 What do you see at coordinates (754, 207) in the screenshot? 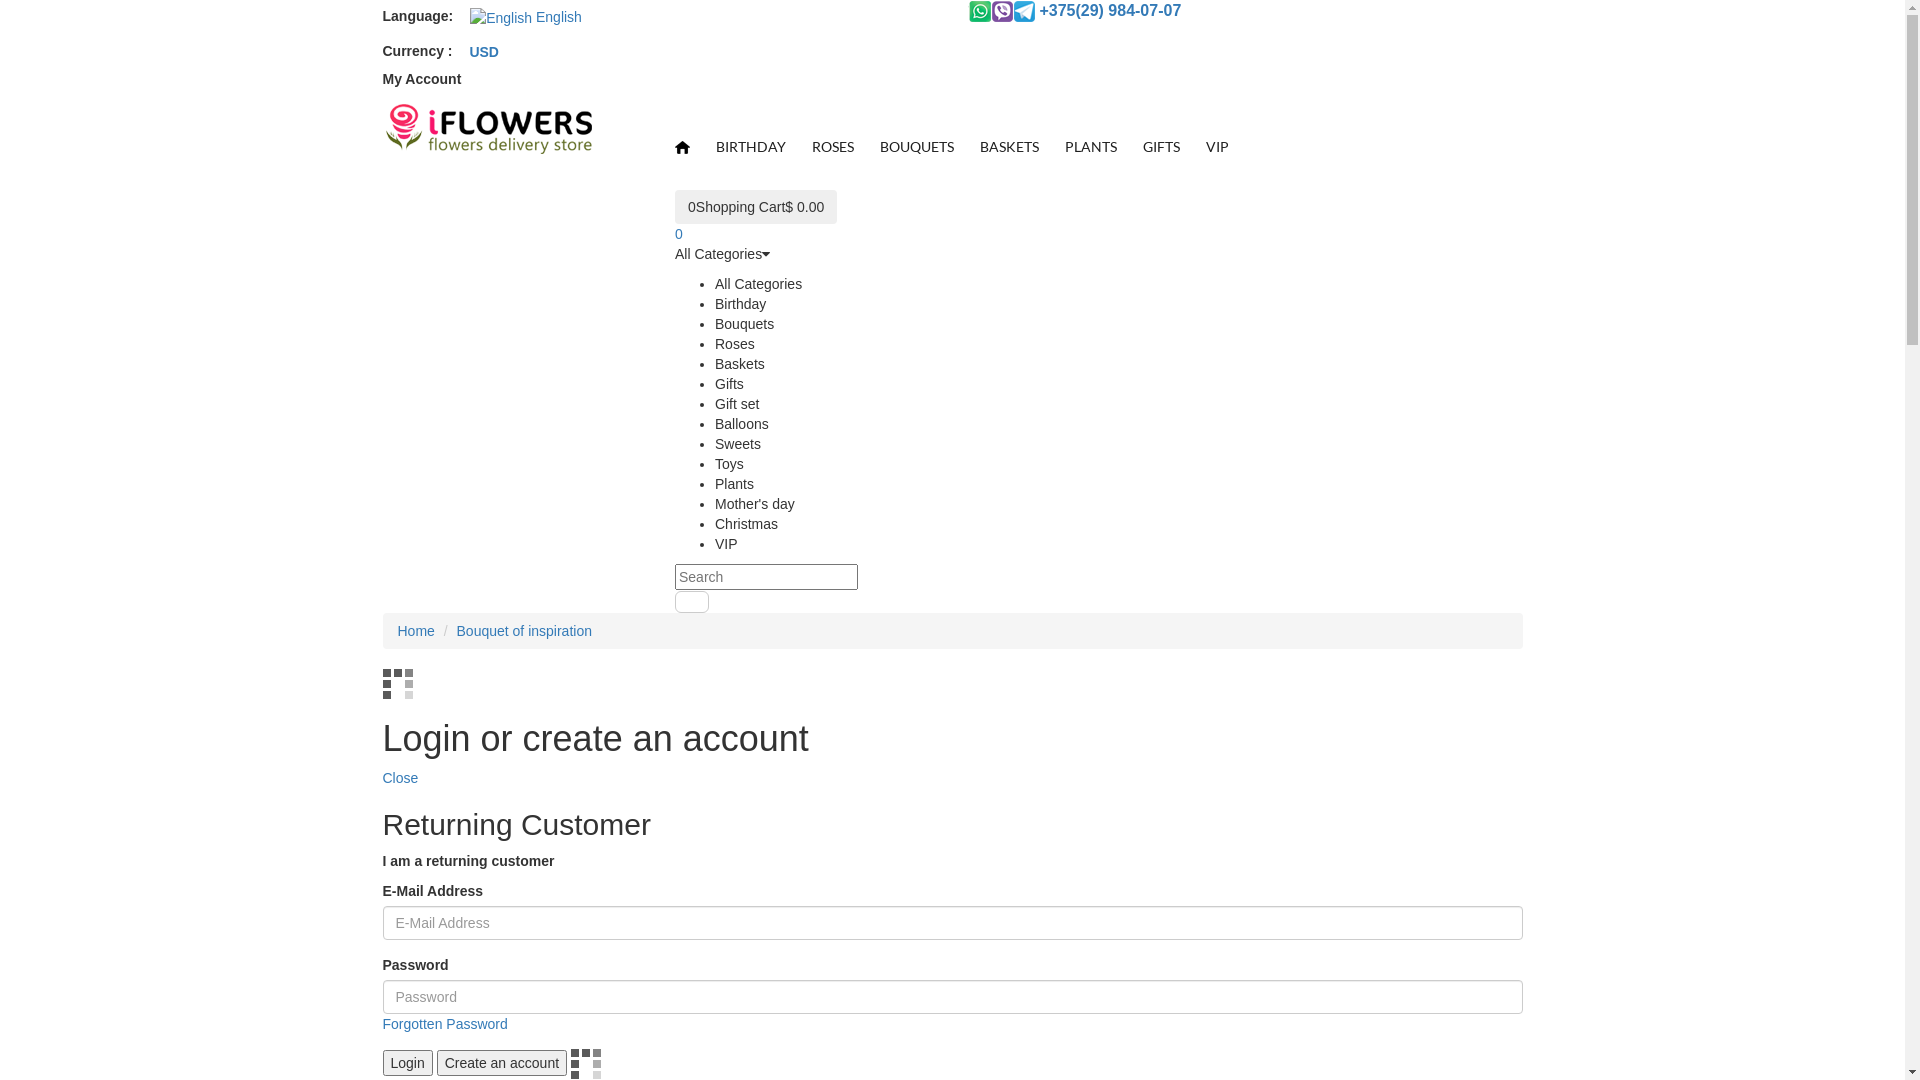
I see `'0Shopping Cart$ 0.00'` at bounding box center [754, 207].